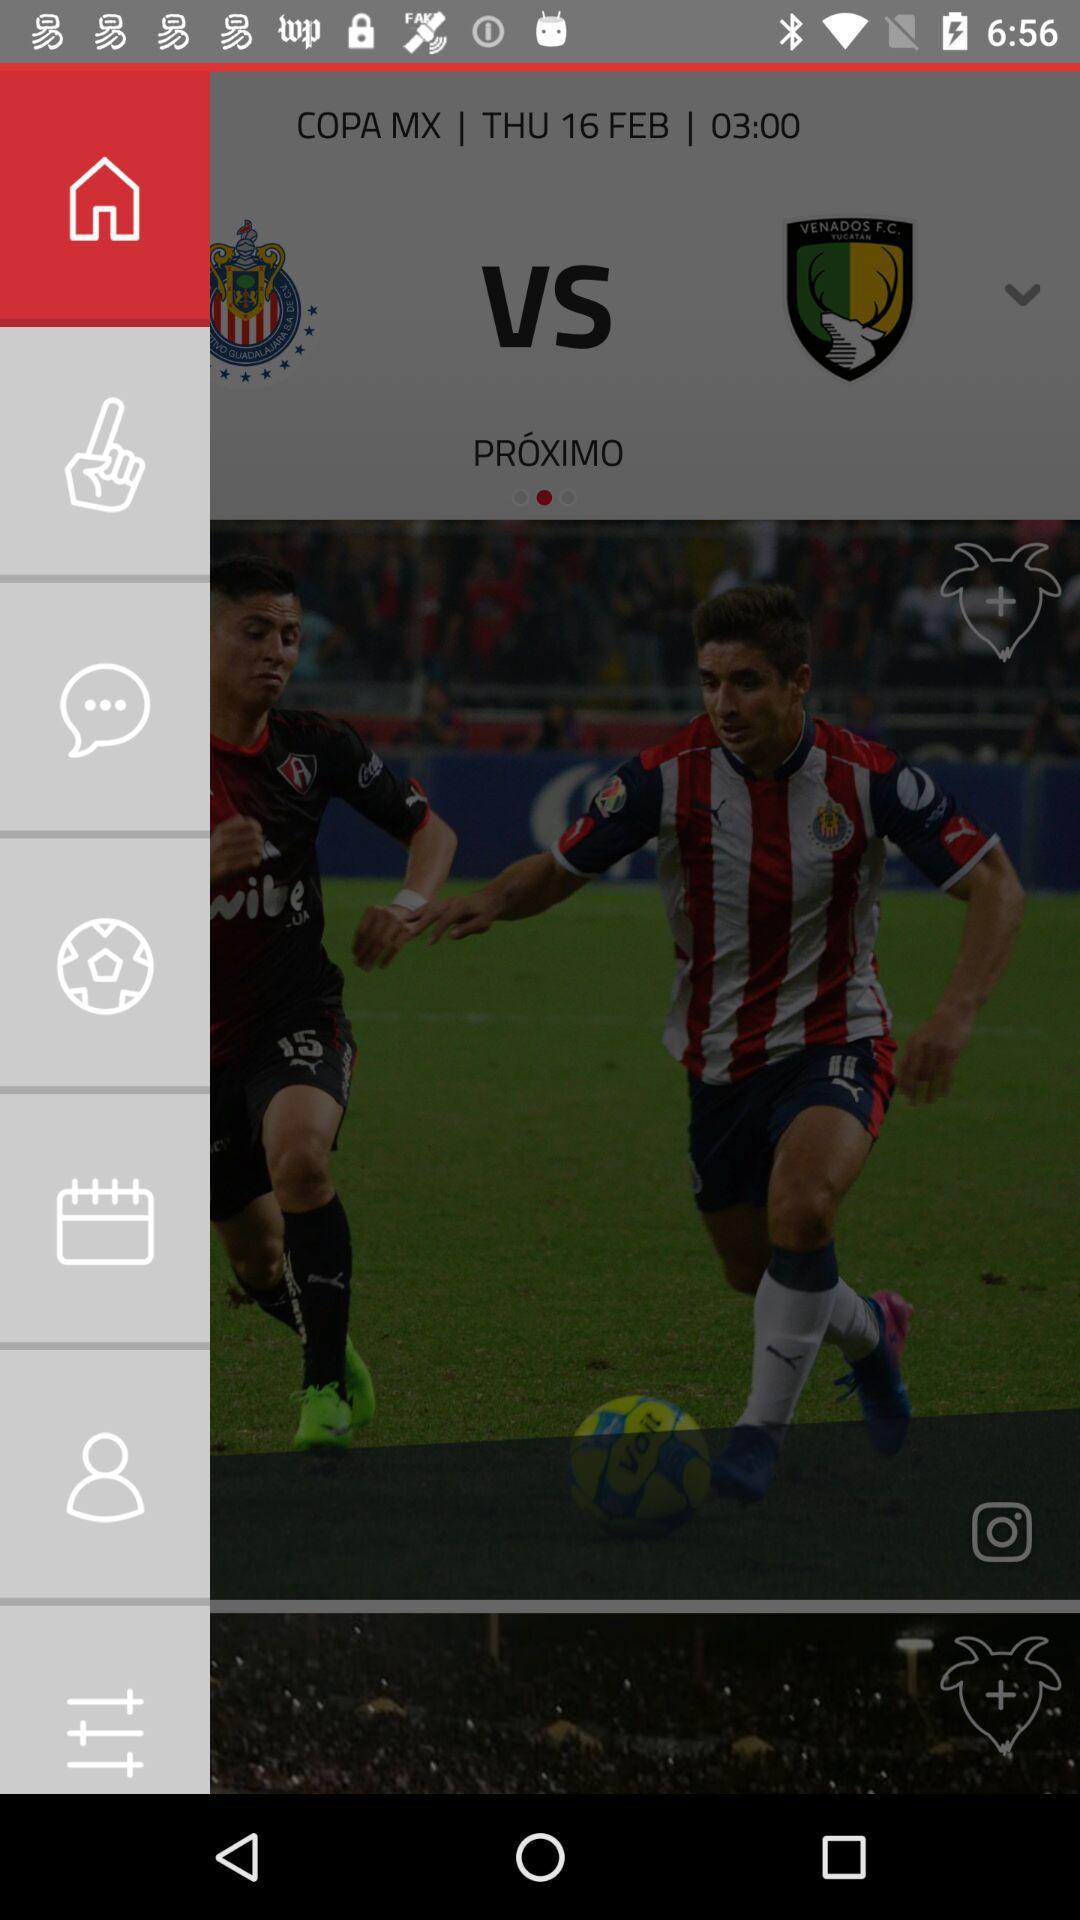  What do you see at coordinates (64, 294) in the screenshot?
I see `the close icon` at bounding box center [64, 294].